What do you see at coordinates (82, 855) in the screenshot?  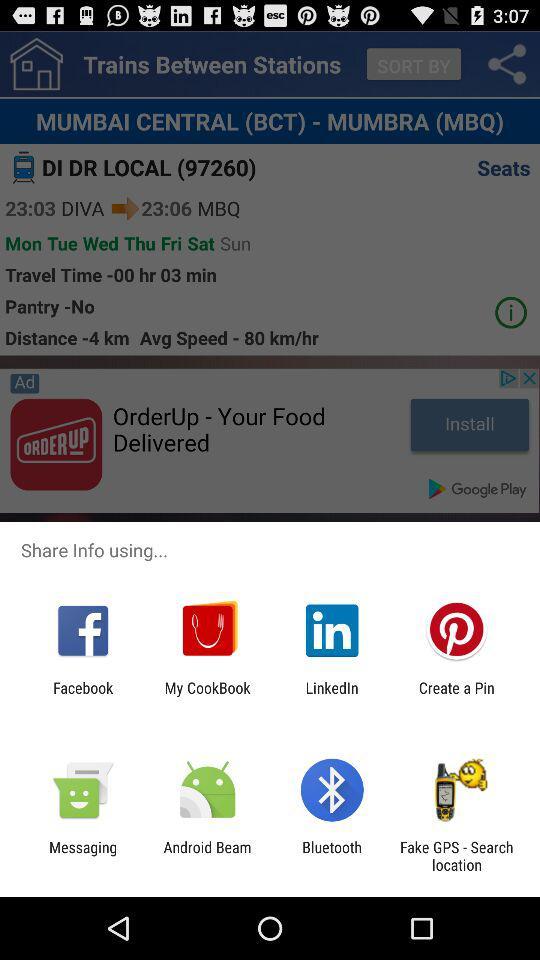 I see `icon to the left of android beam item` at bounding box center [82, 855].